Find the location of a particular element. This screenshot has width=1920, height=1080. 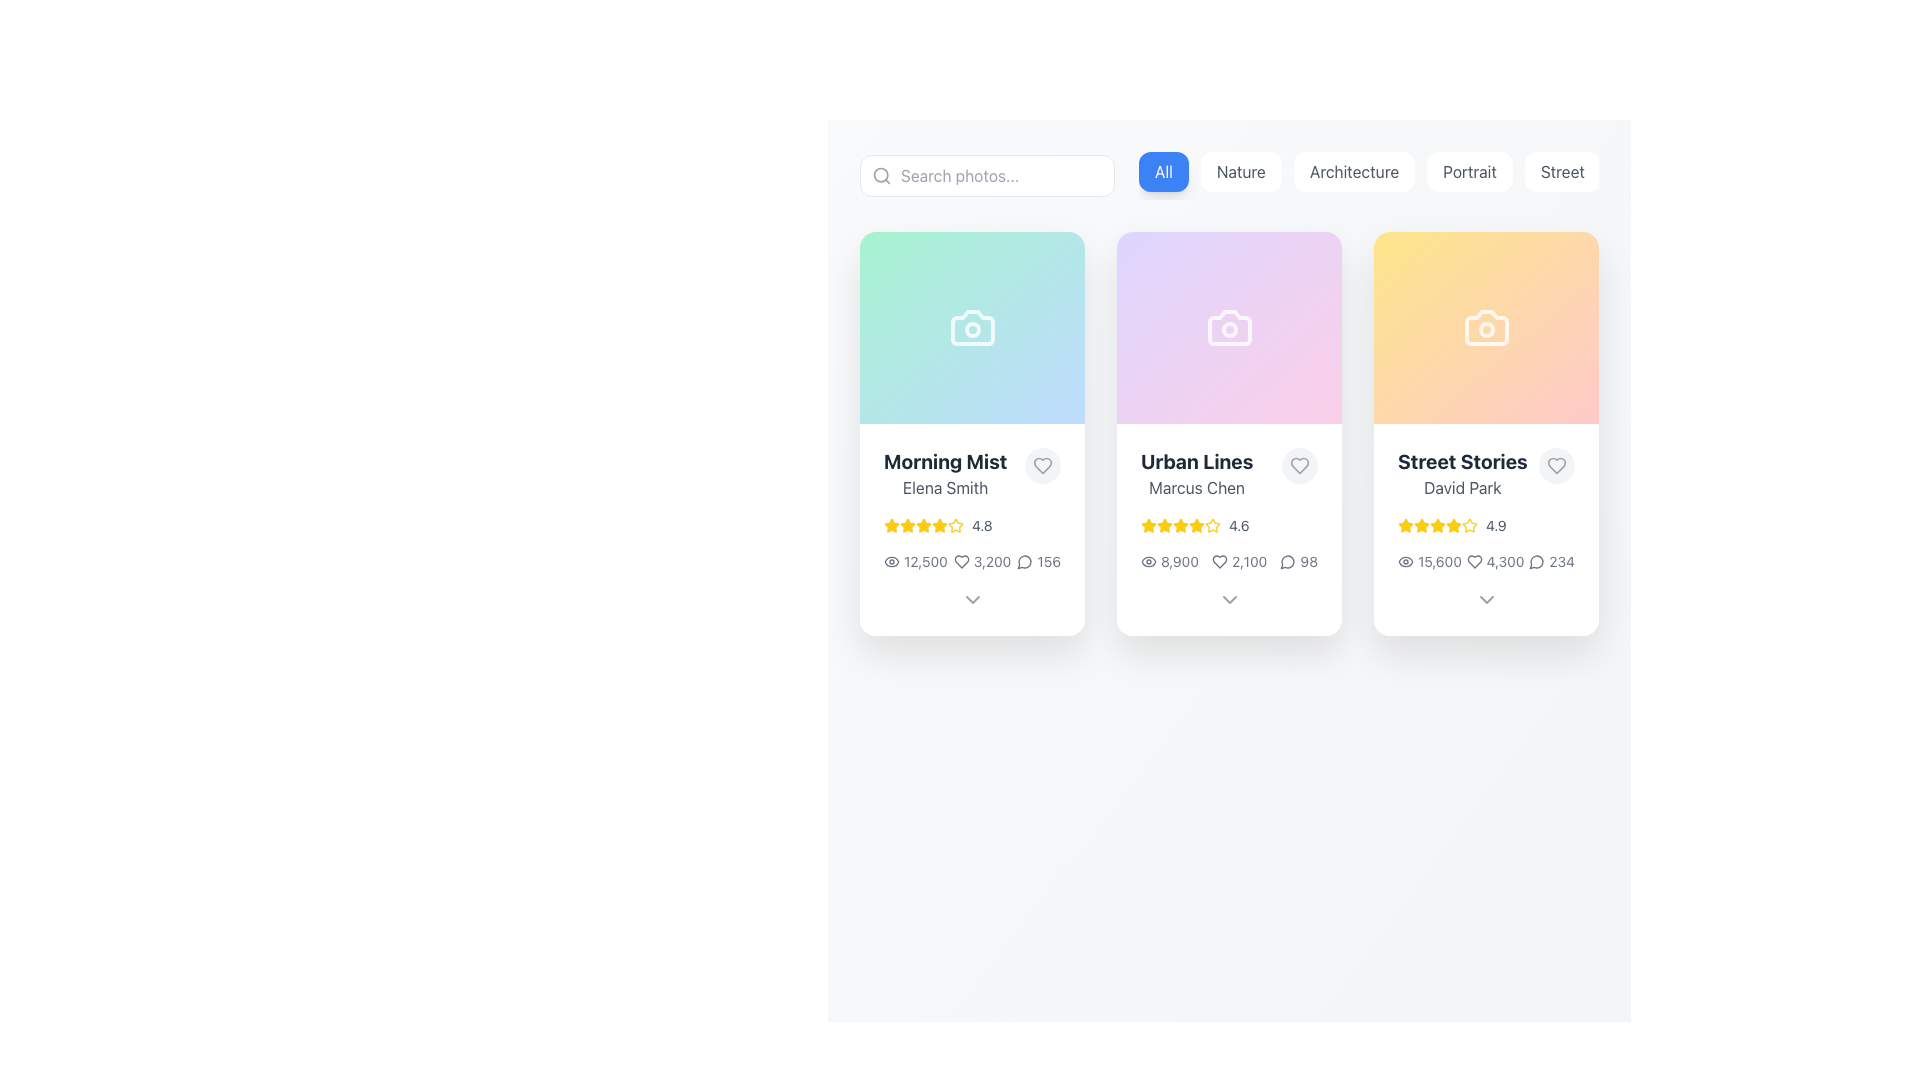

the yellow star icon with a rounded edge and hollow center, which is the third star from the left in a row of five stars below the title 'Morning Mist' is located at coordinates (906, 524).